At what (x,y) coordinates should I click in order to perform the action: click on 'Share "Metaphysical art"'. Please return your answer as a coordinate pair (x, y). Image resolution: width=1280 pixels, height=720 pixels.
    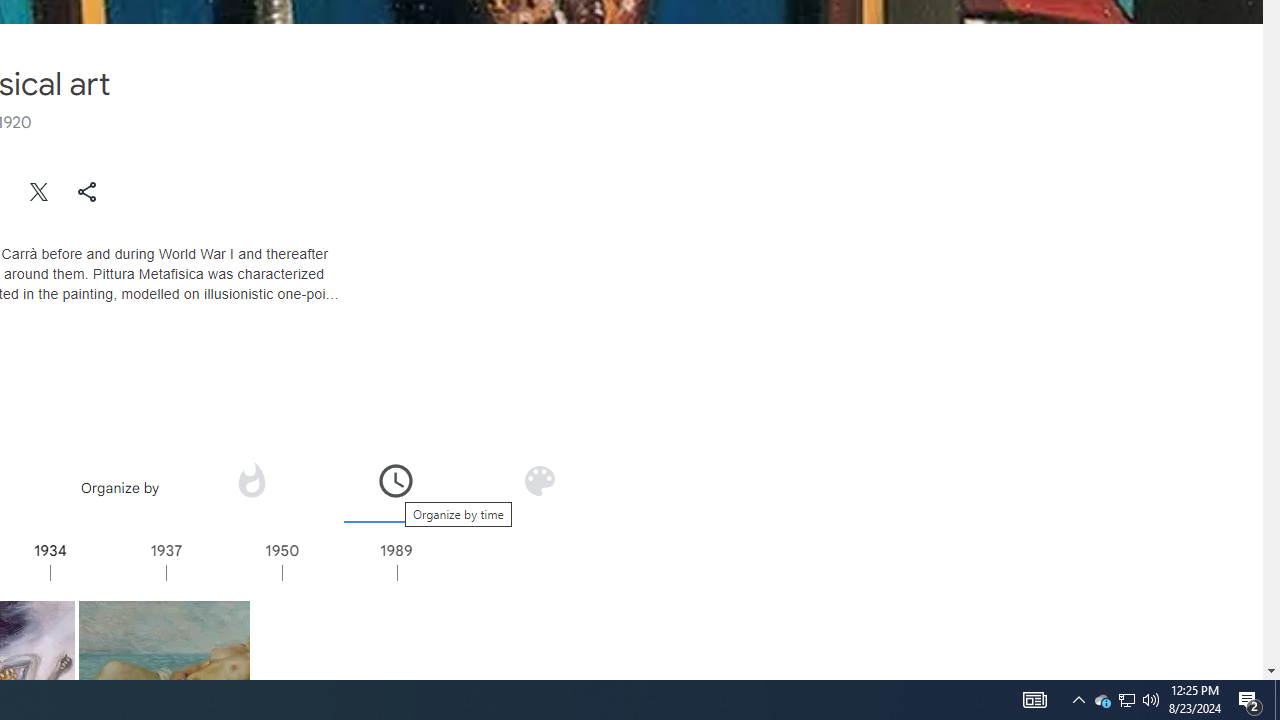
    Looking at the image, I should click on (86, 191).